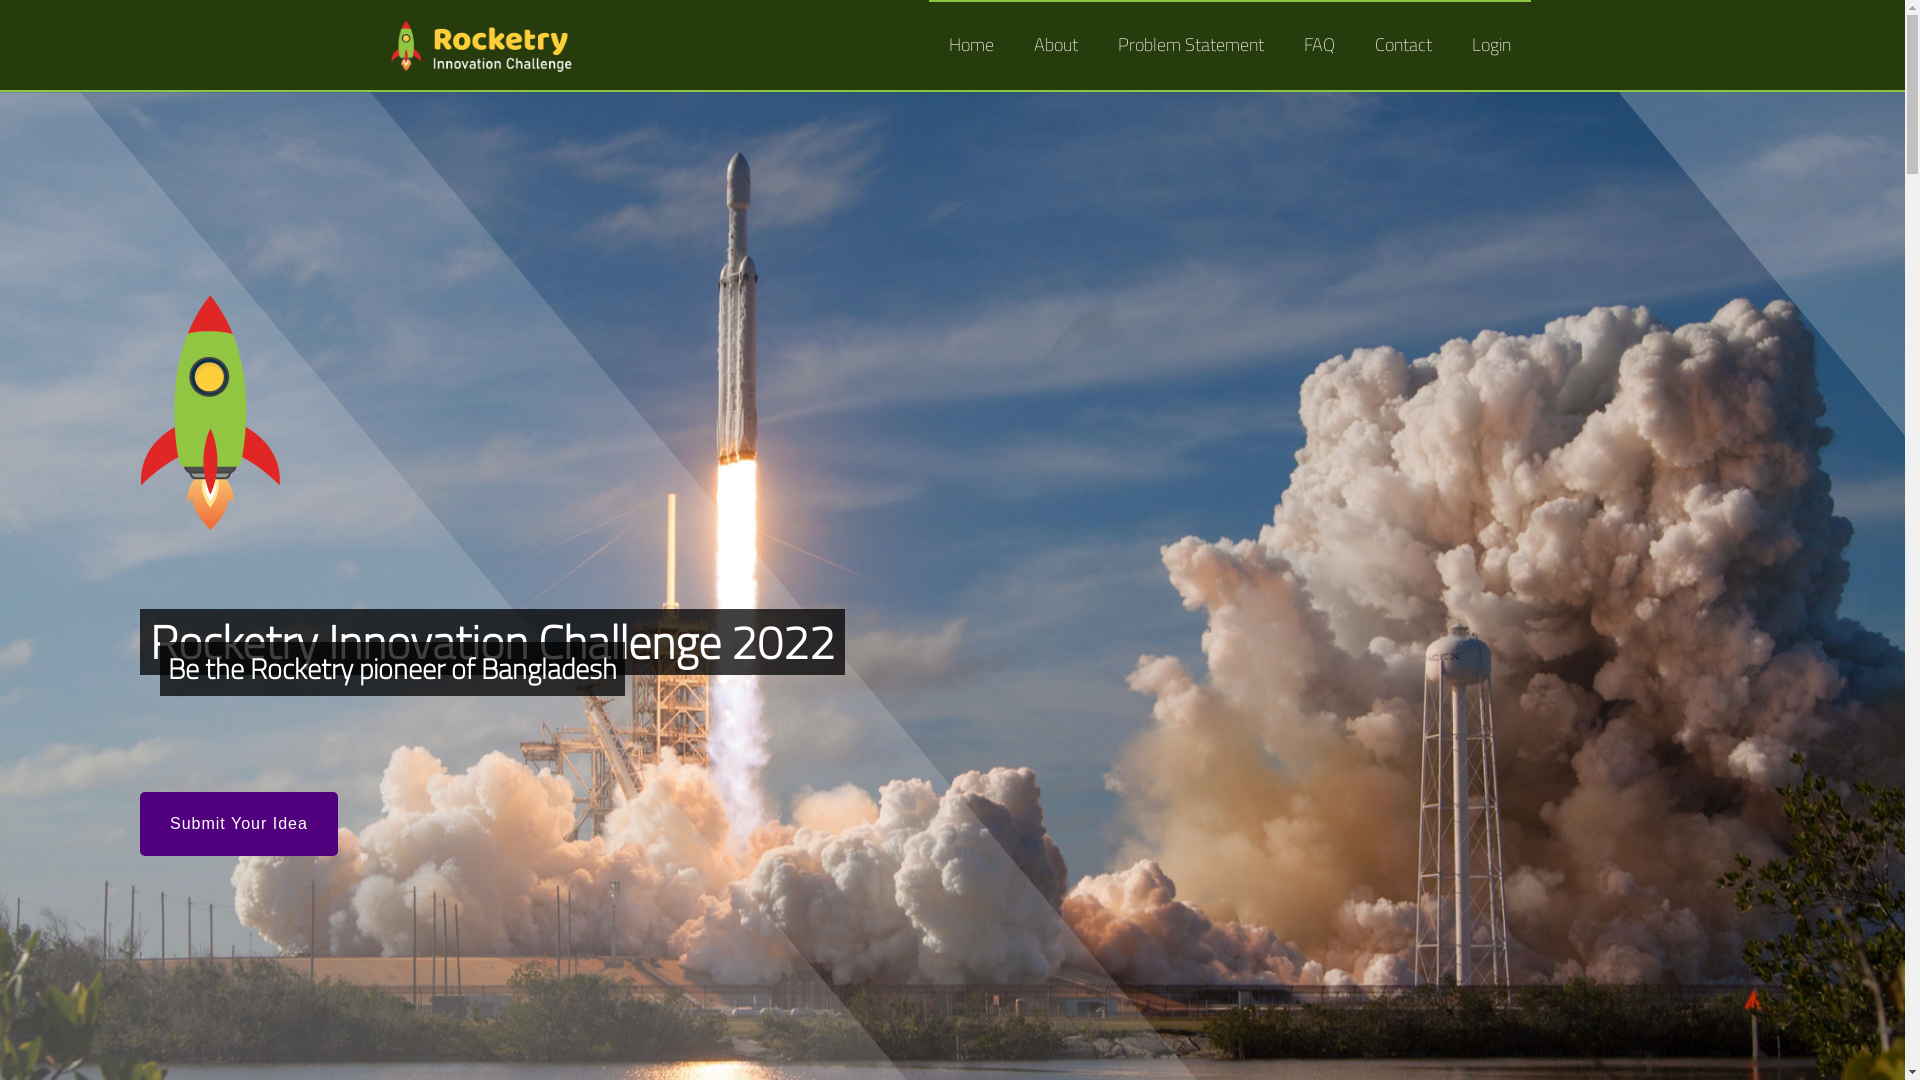 This screenshot has width=1920, height=1080. What do you see at coordinates (1451, 45) in the screenshot?
I see `'Login'` at bounding box center [1451, 45].